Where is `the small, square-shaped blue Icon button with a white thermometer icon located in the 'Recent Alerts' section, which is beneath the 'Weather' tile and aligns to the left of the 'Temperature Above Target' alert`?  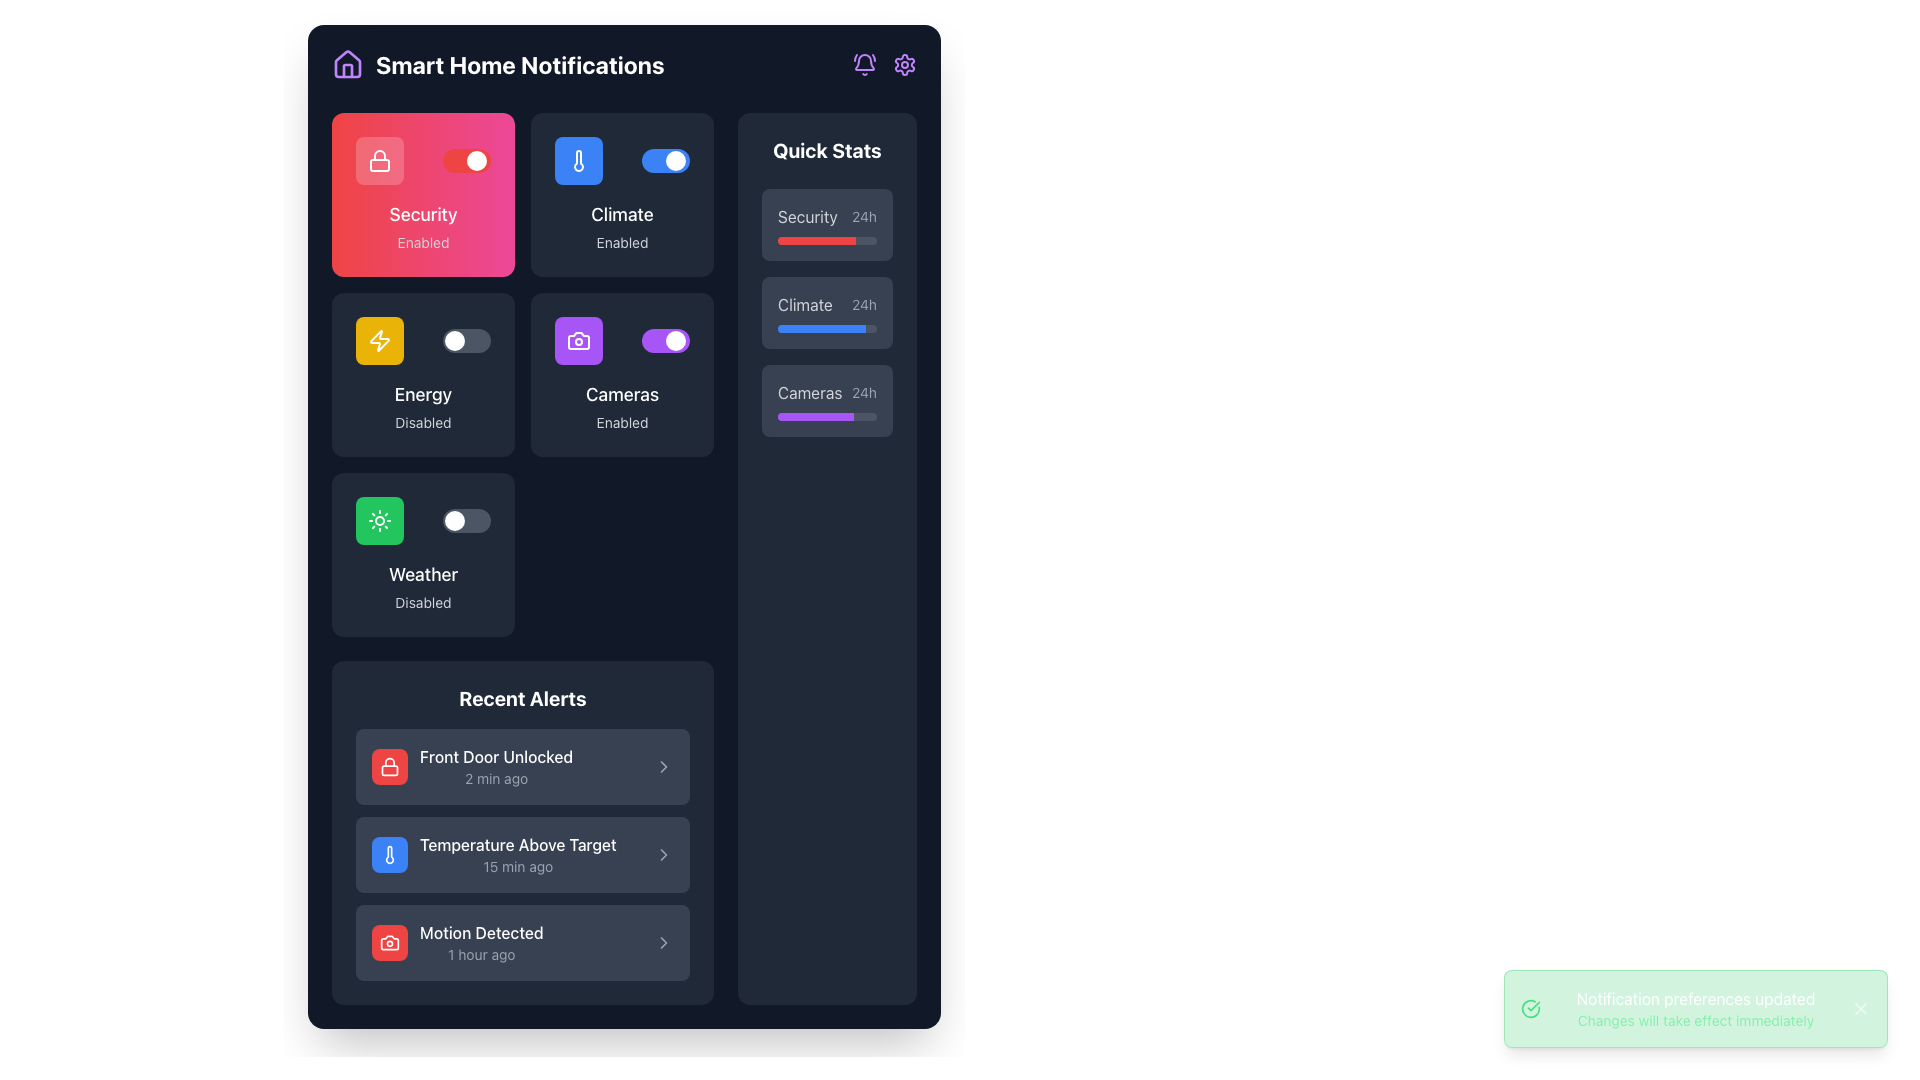
the small, square-shaped blue Icon button with a white thermometer icon located in the 'Recent Alerts' section, which is beneath the 'Weather' tile and aligns to the left of the 'Temperature Above Target' alert is located at coordinates (389, 855).